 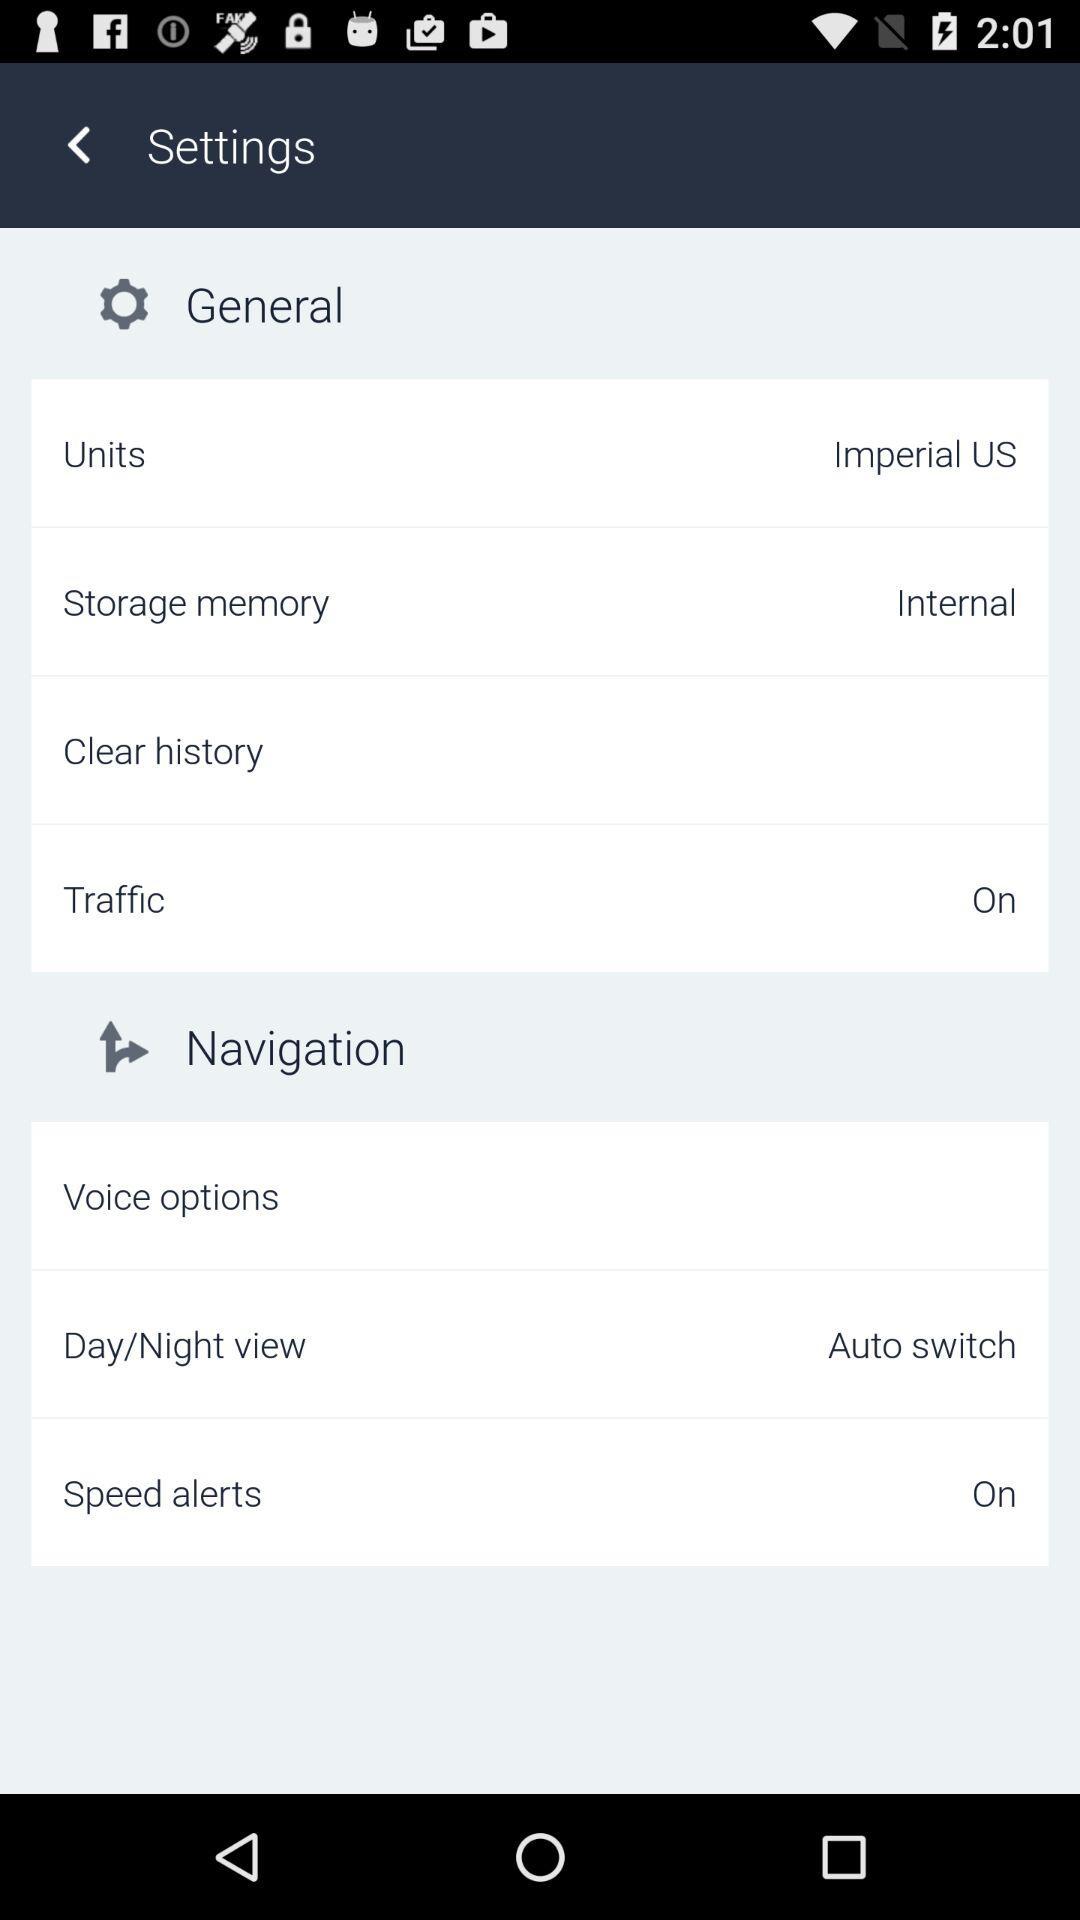 I want to click on the settings item, so click(x=591, y=144).